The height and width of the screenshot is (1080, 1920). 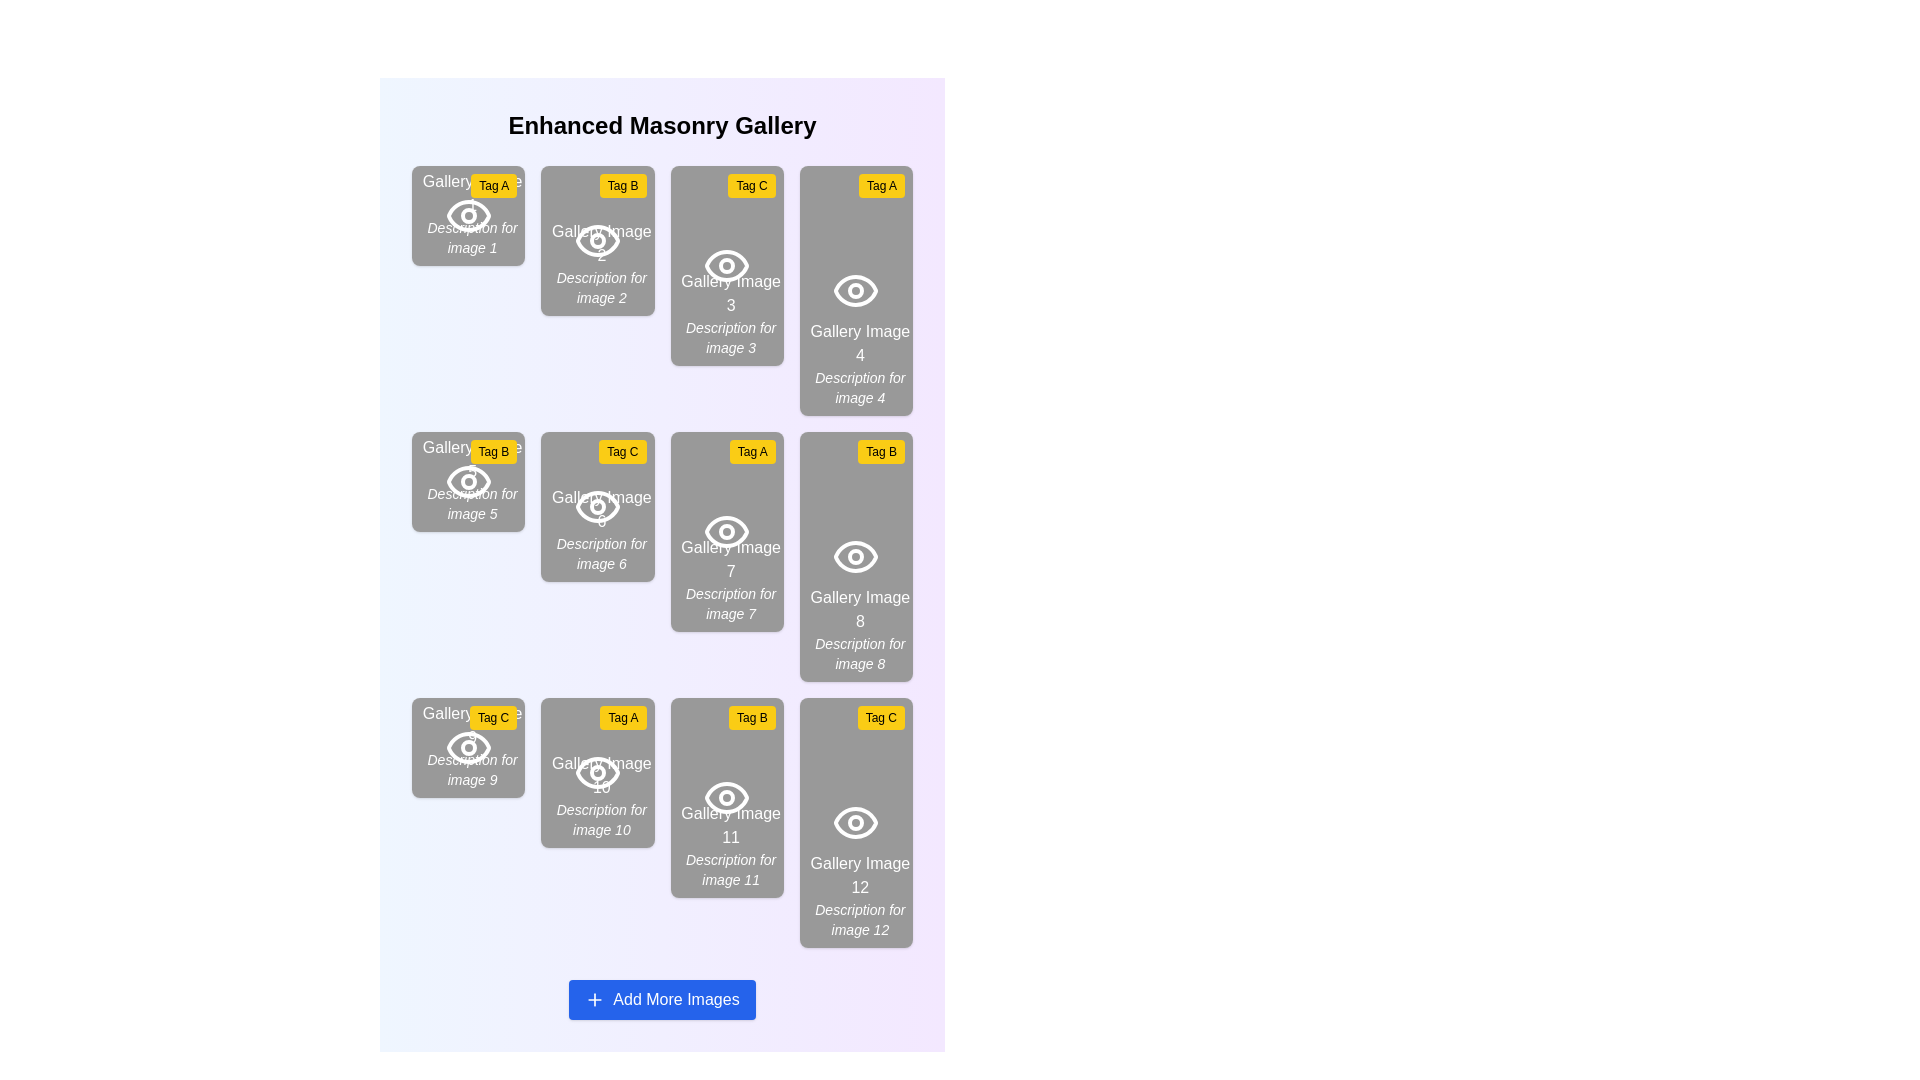 What do you see at coordinates (596, 239) in the screenshot?
I see `the icon located at the center of the tile labeled 'Gallery Image 2' in the second column of the first row` at bounding box center [596, 239].